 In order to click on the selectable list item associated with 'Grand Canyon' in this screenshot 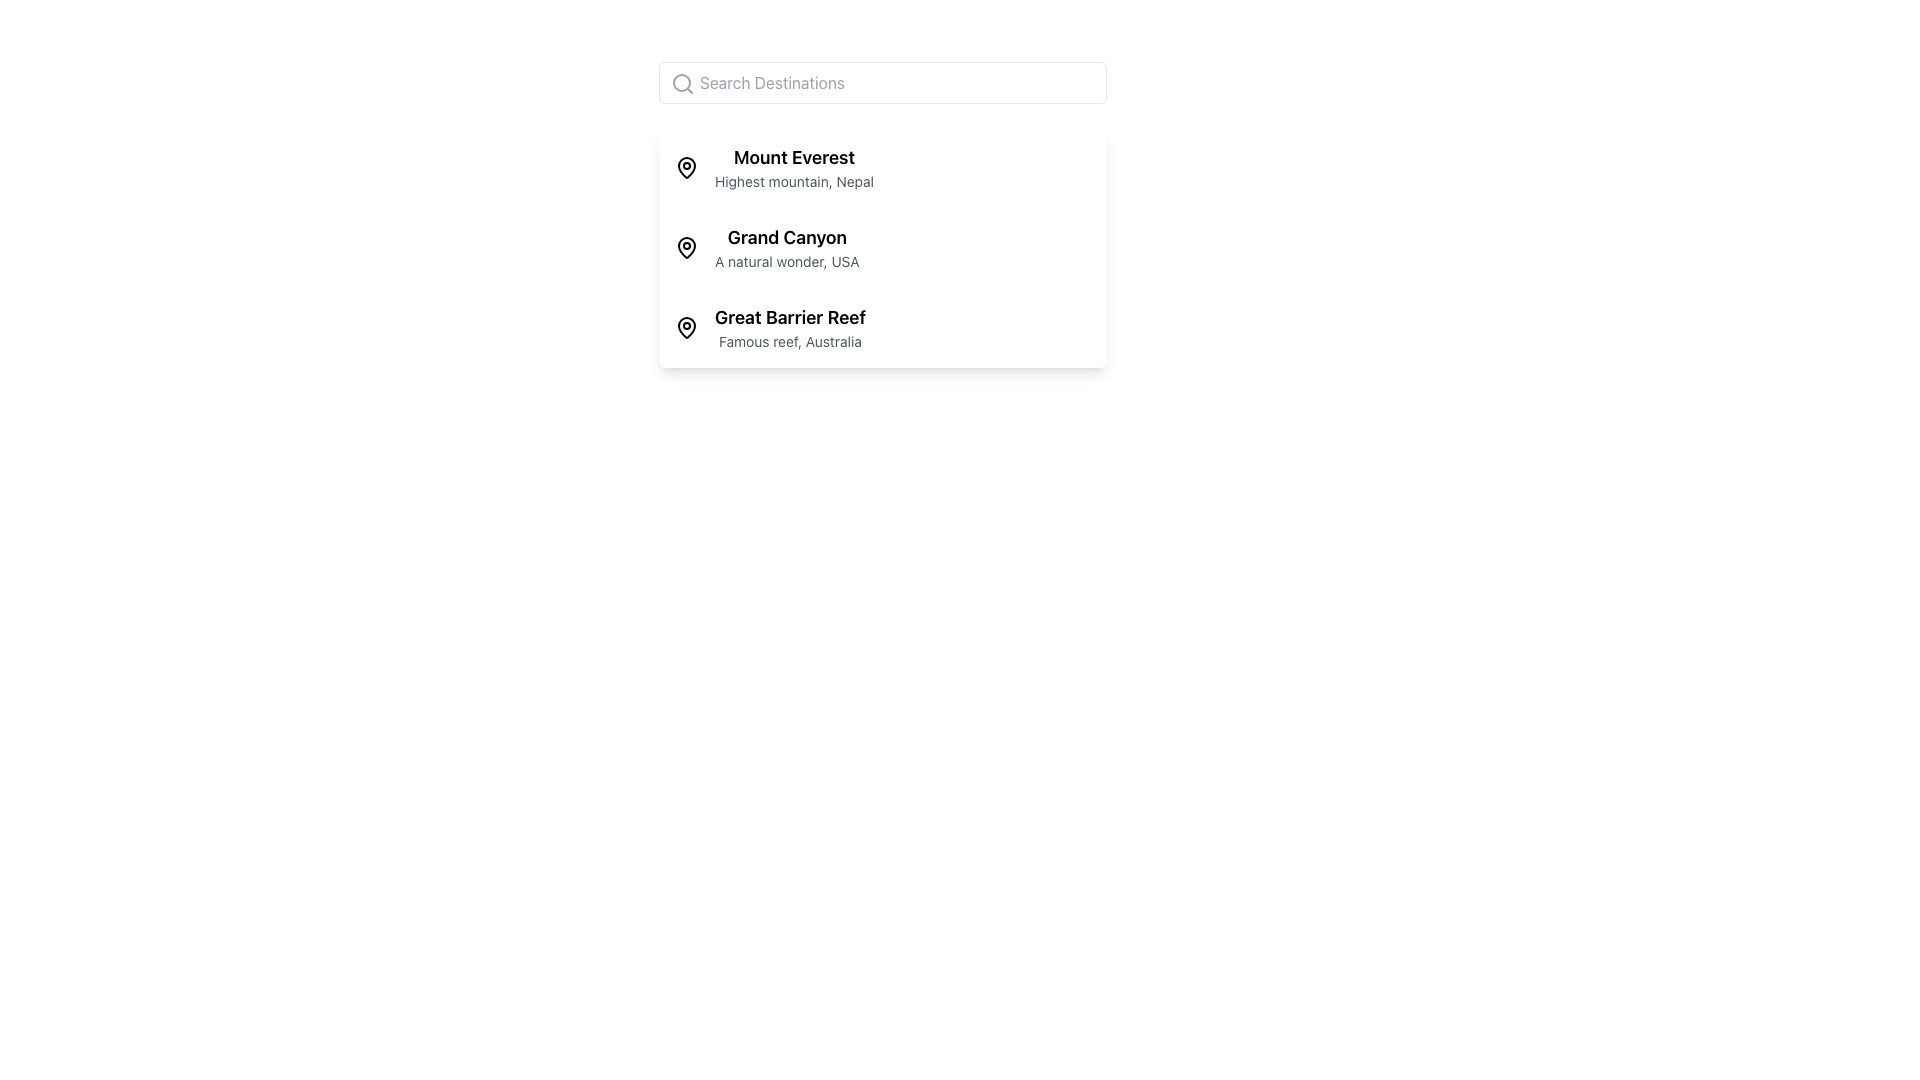, I will do `click(882, 246)`.